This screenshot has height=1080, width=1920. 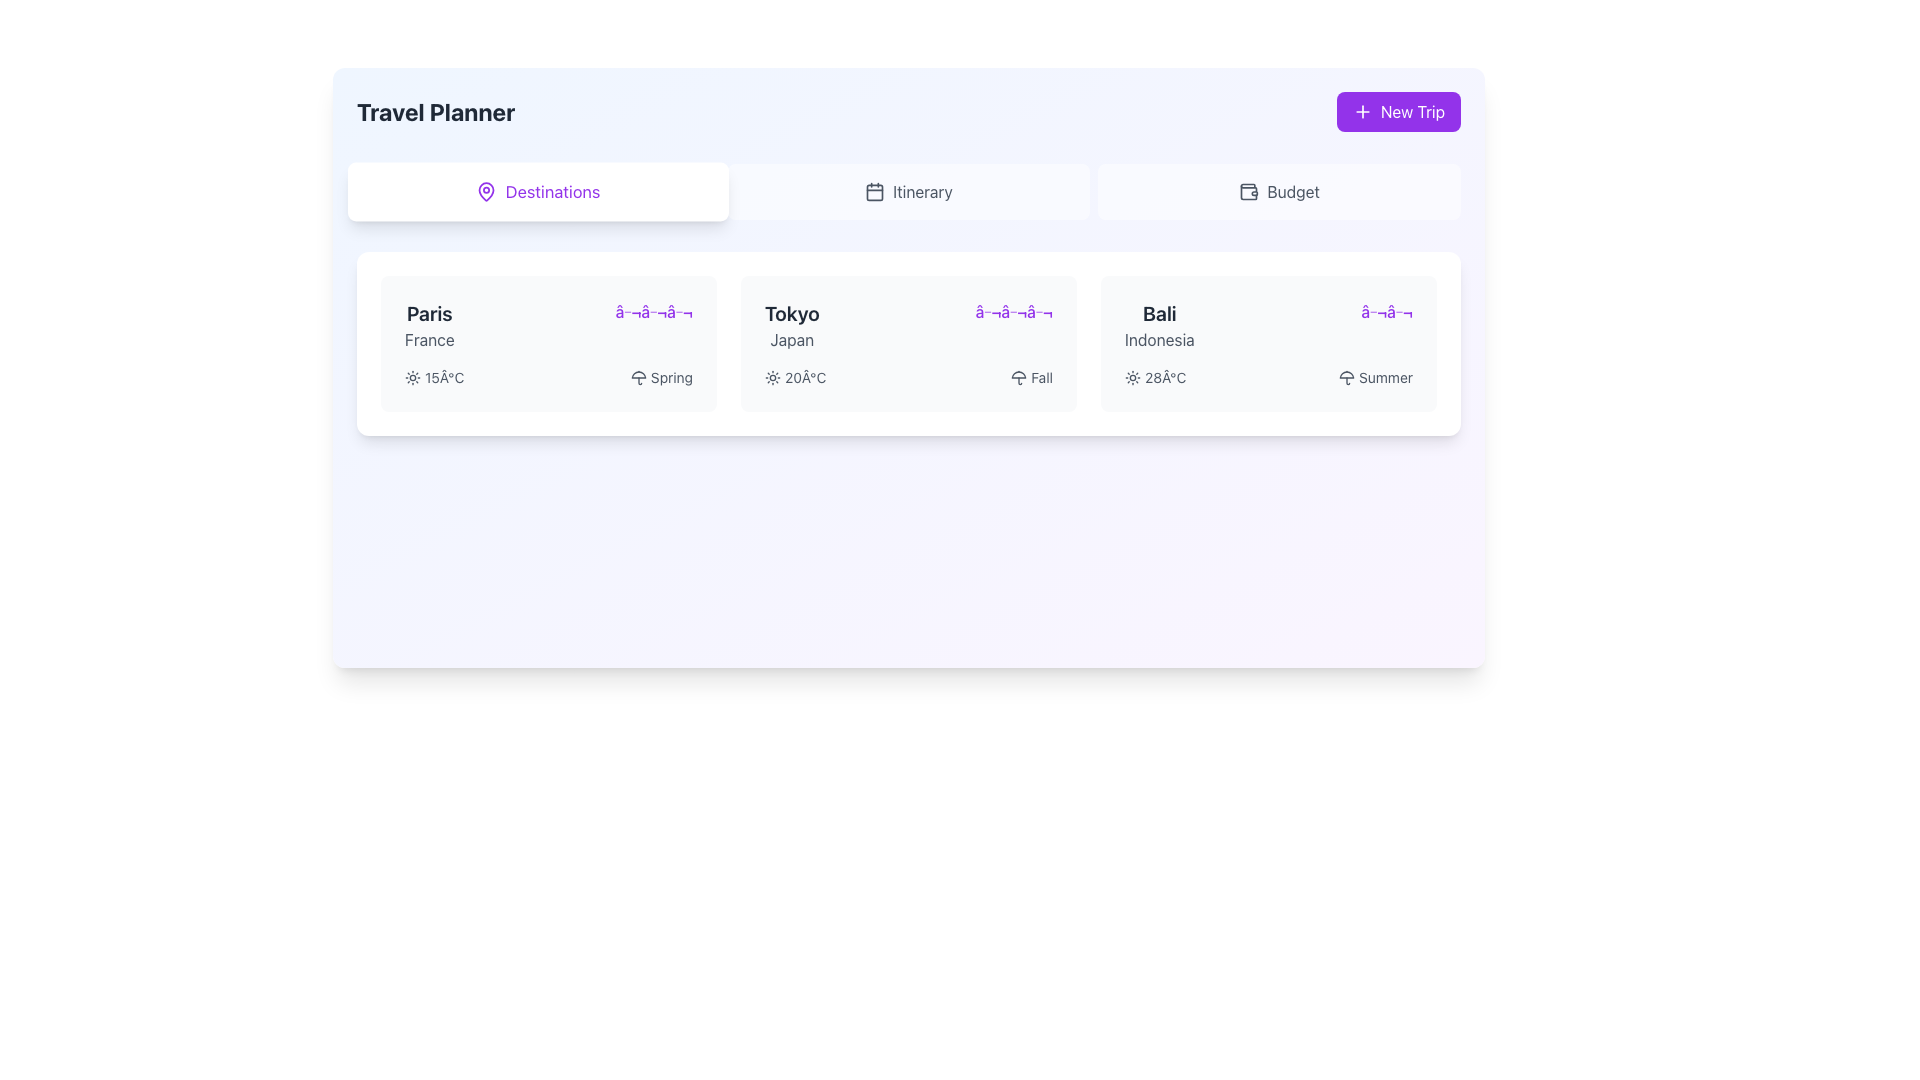 What do you see at coordinates (1411, 111) in the screenshot?
I see `the 'New Trip' text label, which is styled in bold purple font and located within a button at the top-right corner of the interface` at bounding box center [1411, 111].